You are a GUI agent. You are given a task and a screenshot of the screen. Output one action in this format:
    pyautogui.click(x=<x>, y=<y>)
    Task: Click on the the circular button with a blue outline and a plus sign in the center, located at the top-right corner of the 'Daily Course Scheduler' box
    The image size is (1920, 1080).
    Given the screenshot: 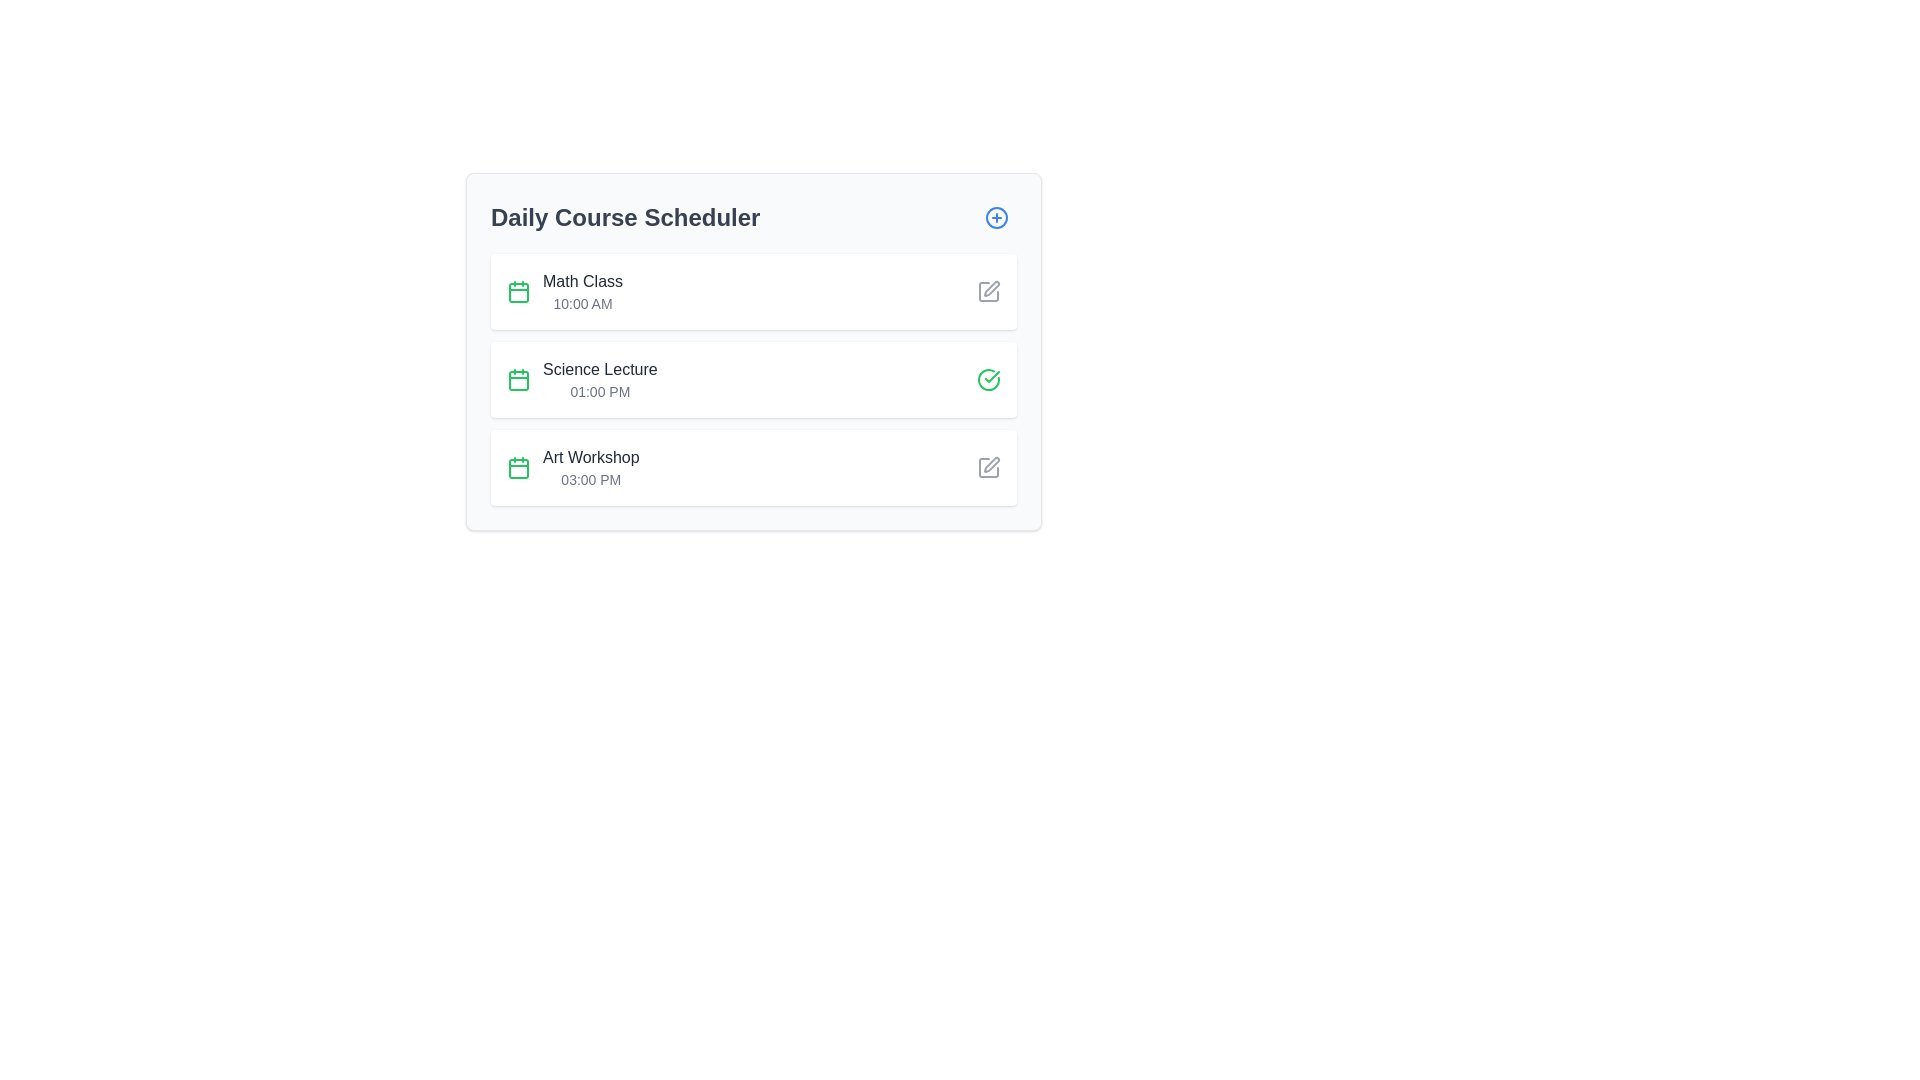 What is the action you would take?
    pyautogui.click(x=997, y=218)
    